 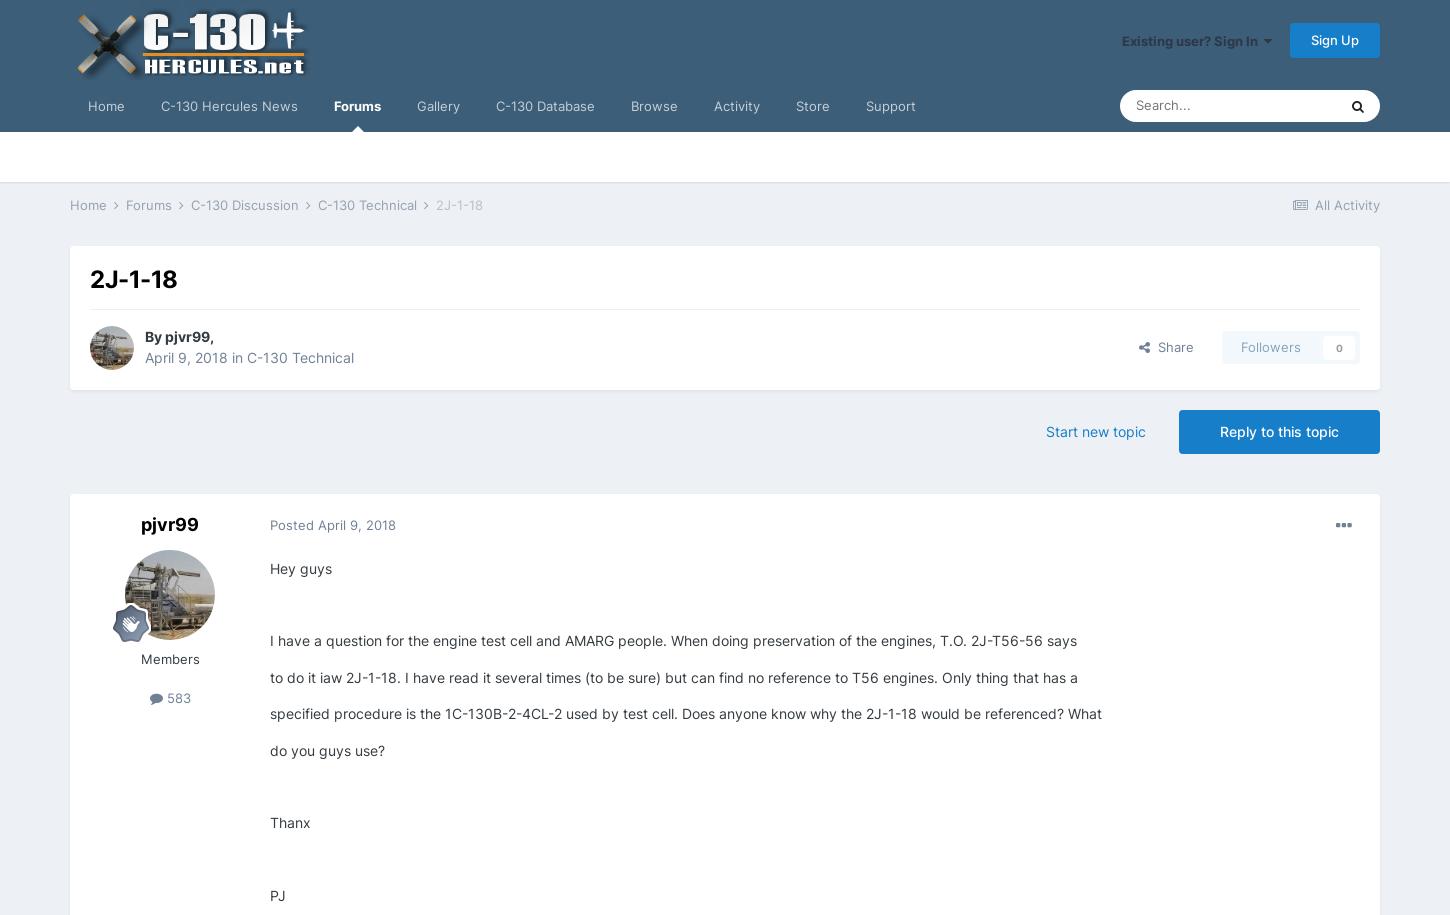 What do you see at coordinates (277, 894) in the screenshot?
I see `'PJ'` at bounding box center [277, 894].